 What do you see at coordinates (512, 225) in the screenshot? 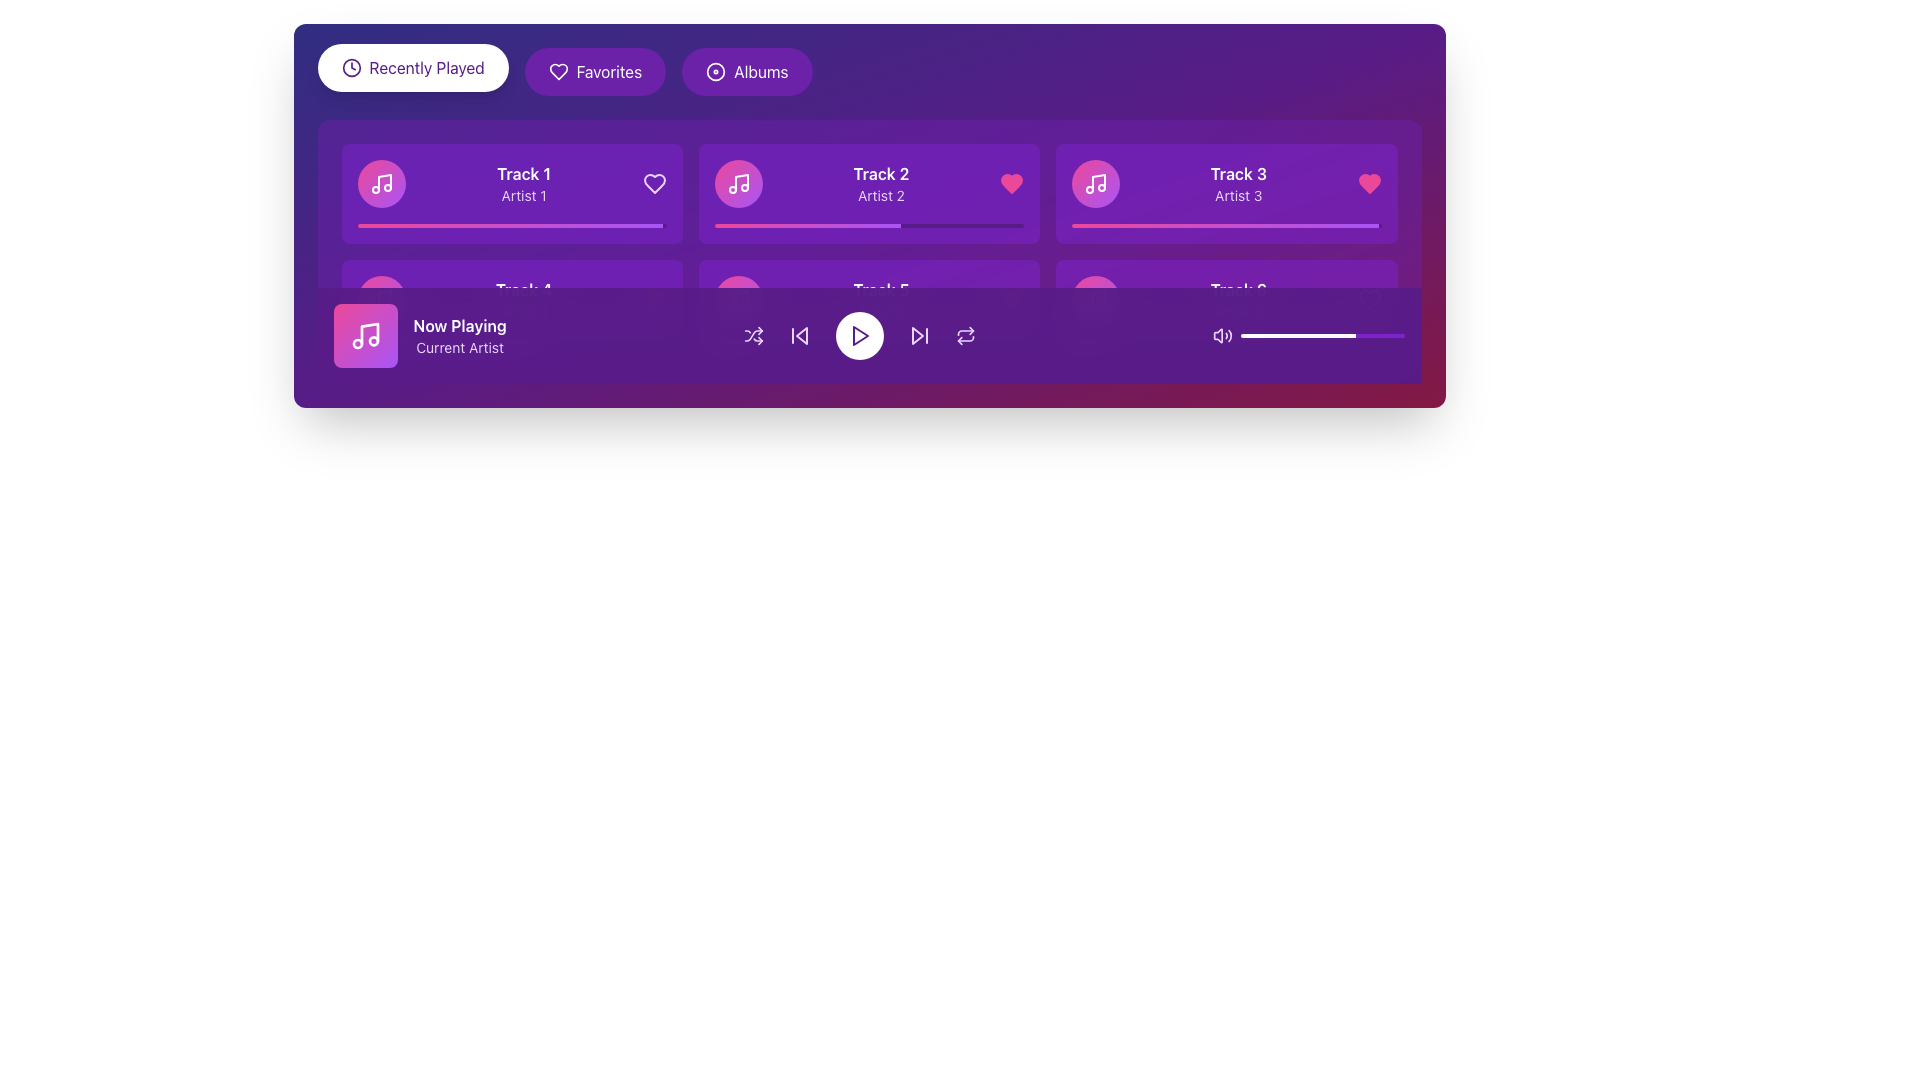
I see `the playback progress visually on the progress bar representing 'Track 1'` at bounding box center [512, 225].